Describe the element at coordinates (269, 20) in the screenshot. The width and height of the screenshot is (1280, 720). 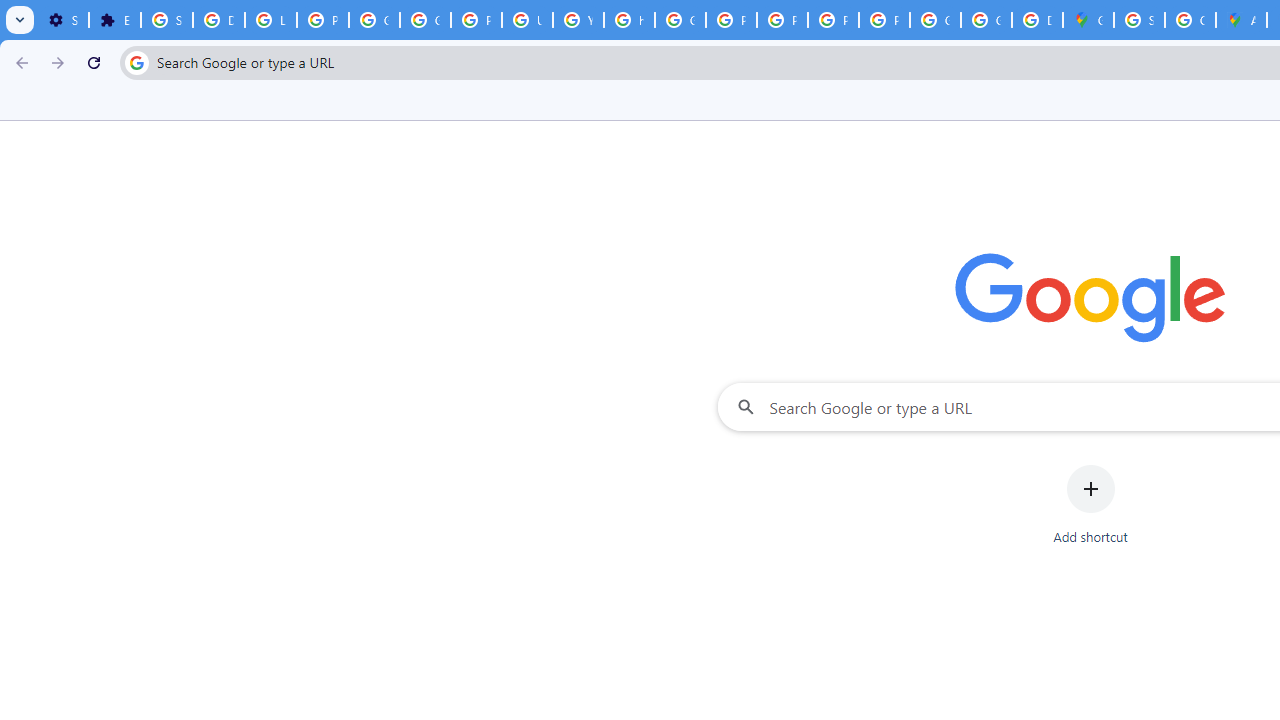
I see `'Learn how to find your photos - Google Photos Help'` at that location.